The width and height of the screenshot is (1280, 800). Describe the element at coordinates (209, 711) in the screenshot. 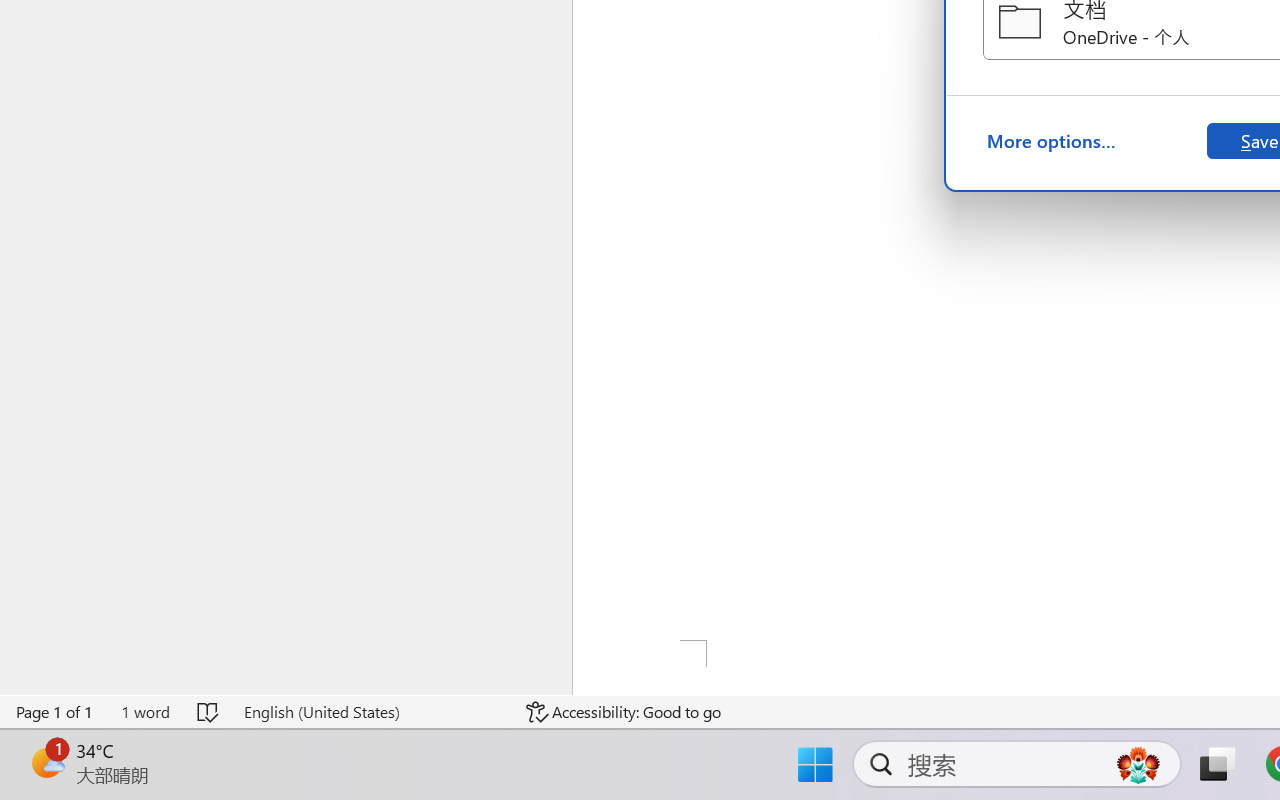

I see `'Spelling and Grammar Check No Errors'` at that location.